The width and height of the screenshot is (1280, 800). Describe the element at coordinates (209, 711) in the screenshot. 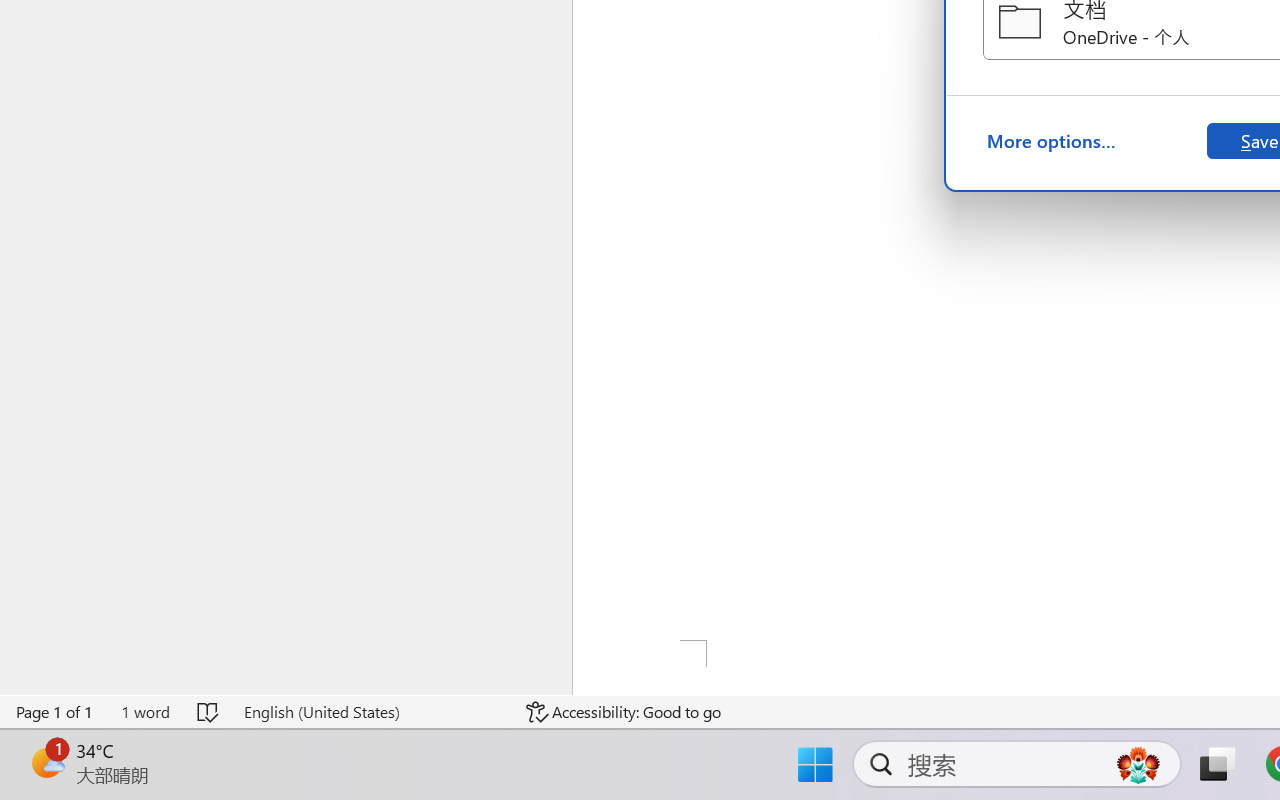

I see `'Spelling and Grammar Check No Errors'` at that location.